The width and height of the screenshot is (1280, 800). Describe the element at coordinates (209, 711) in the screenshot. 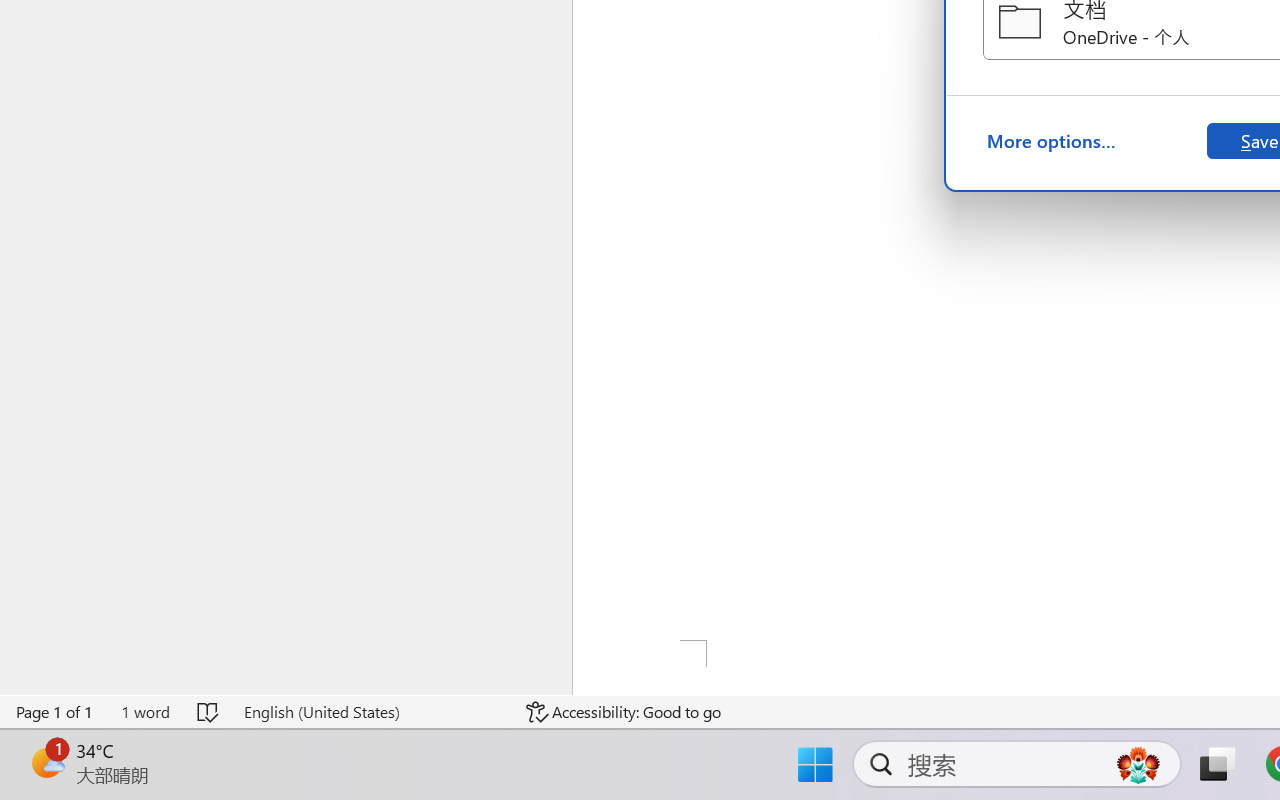

I see `'Spelling and Grammar Check No Errors'` at that location.